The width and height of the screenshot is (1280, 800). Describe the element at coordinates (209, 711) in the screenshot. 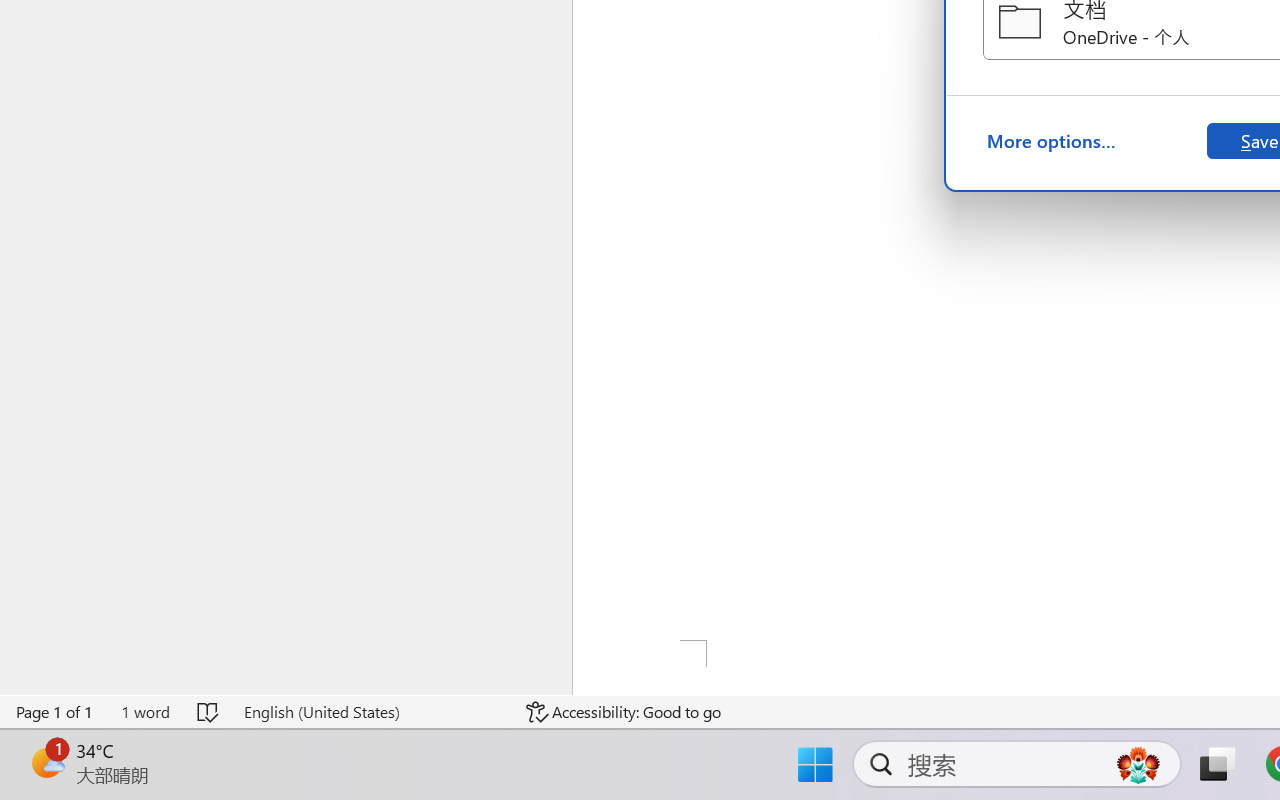

I see `'Spelling and Grammar Check No Errors'` at that location.